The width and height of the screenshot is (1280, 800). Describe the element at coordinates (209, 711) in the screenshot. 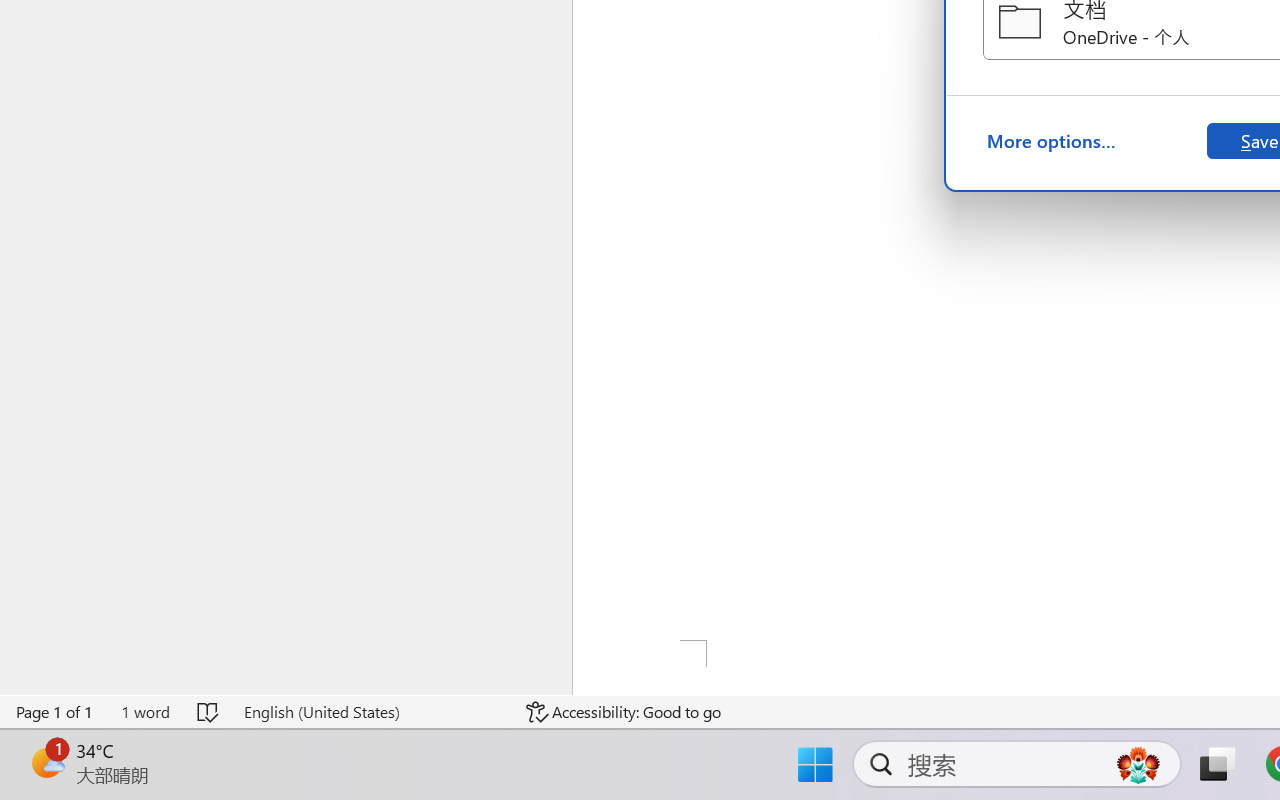

I see `'Spelling and Grammar Check No Errors'` at that location.